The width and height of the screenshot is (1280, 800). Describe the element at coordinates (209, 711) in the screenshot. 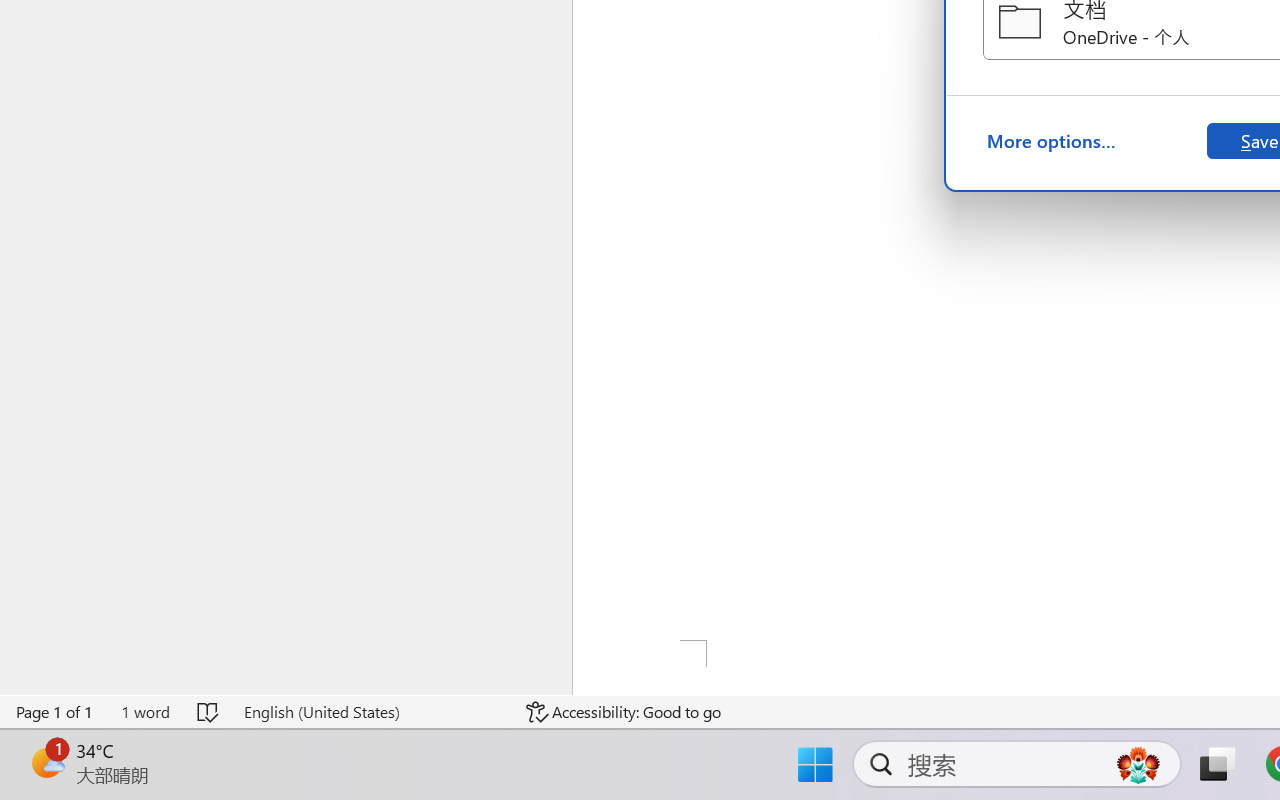

I see `'Spelling and Grammar Check No Errors'` at that location.